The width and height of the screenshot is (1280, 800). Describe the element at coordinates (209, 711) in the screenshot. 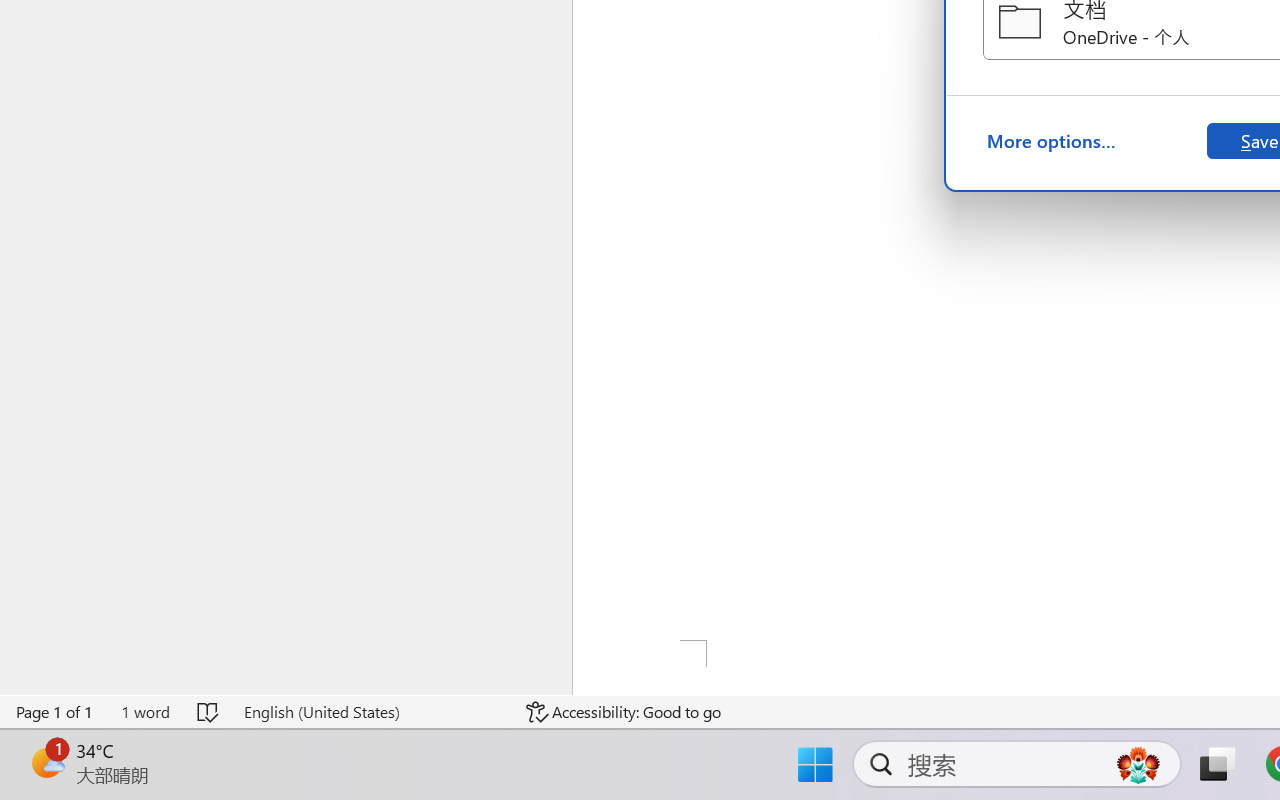

I see `'Spelling and Grammar Check No Errors'` at that location.